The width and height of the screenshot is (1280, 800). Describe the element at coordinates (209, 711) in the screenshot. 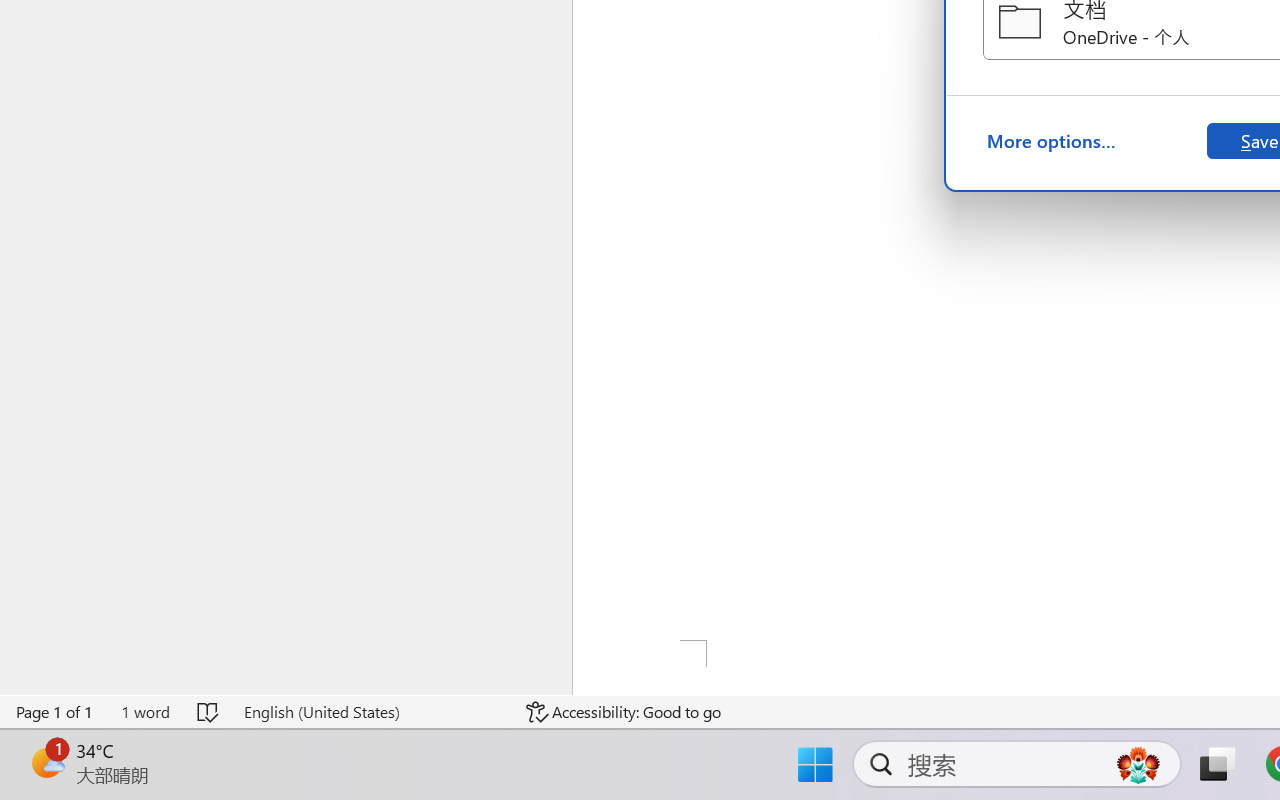

I see `'Spelling and Grammar Check No Errors'` at that location.